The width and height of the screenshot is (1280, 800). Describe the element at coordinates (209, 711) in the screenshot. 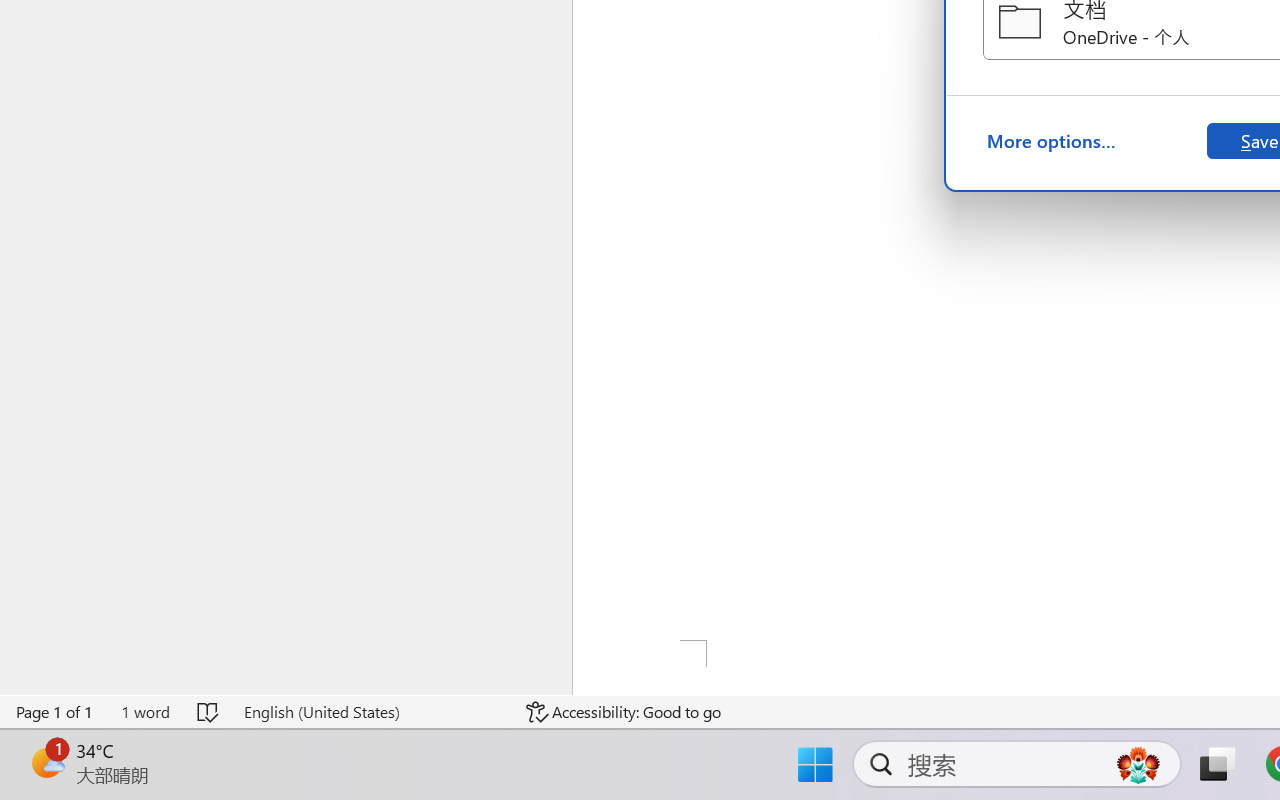

I see `'Spelling and Grammar Check No Errors'` at that location.